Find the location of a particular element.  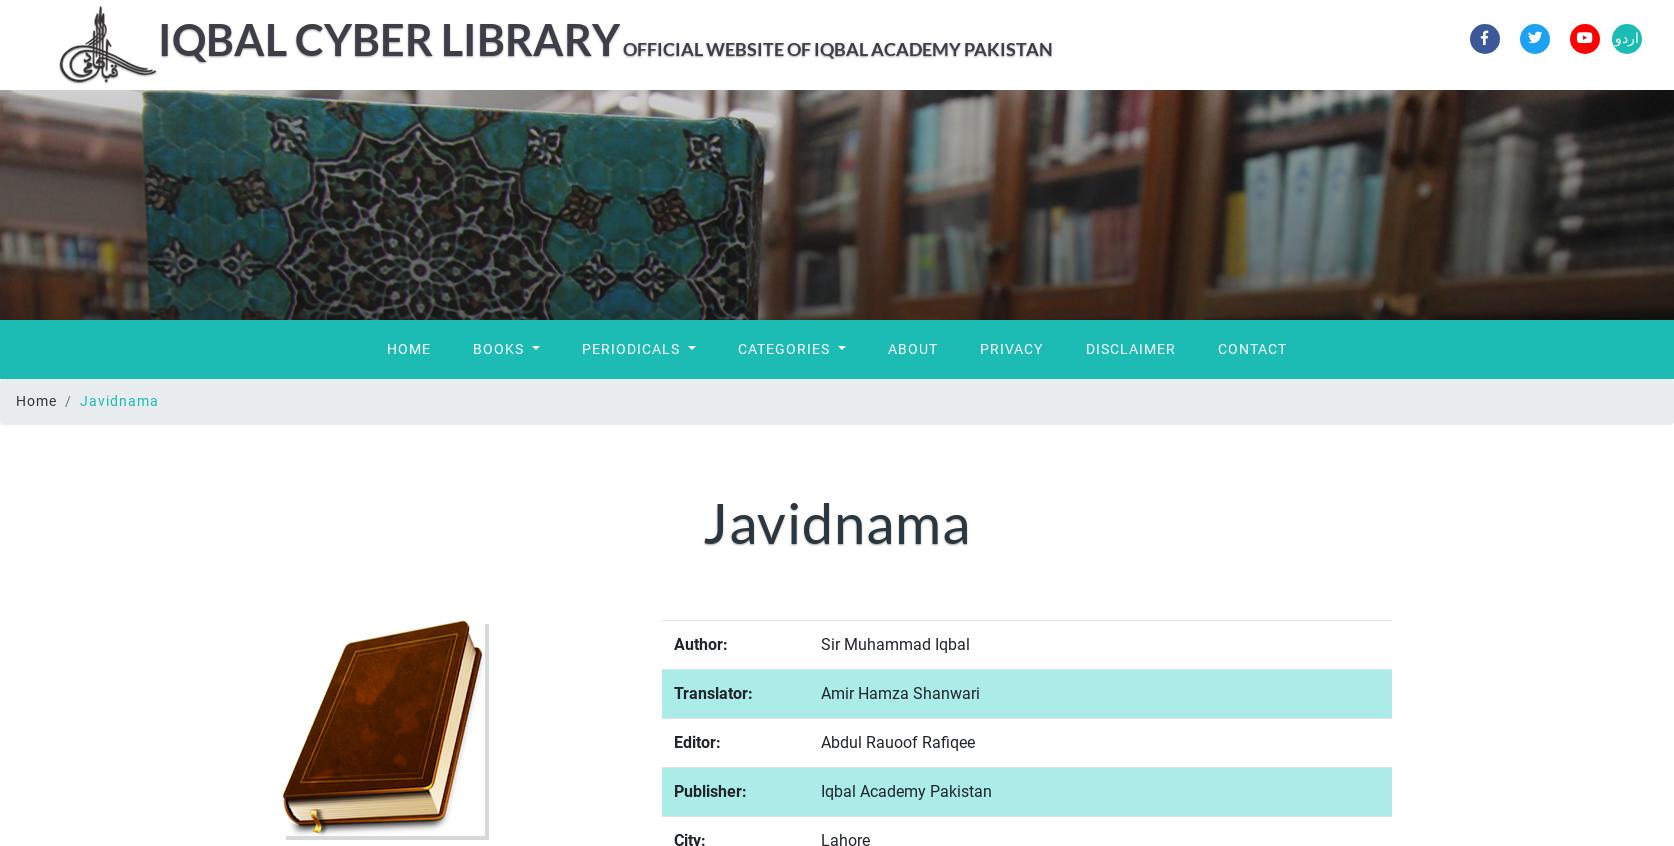

'Sir Muhammad Iqbal' is located at coordinates (894, 643).